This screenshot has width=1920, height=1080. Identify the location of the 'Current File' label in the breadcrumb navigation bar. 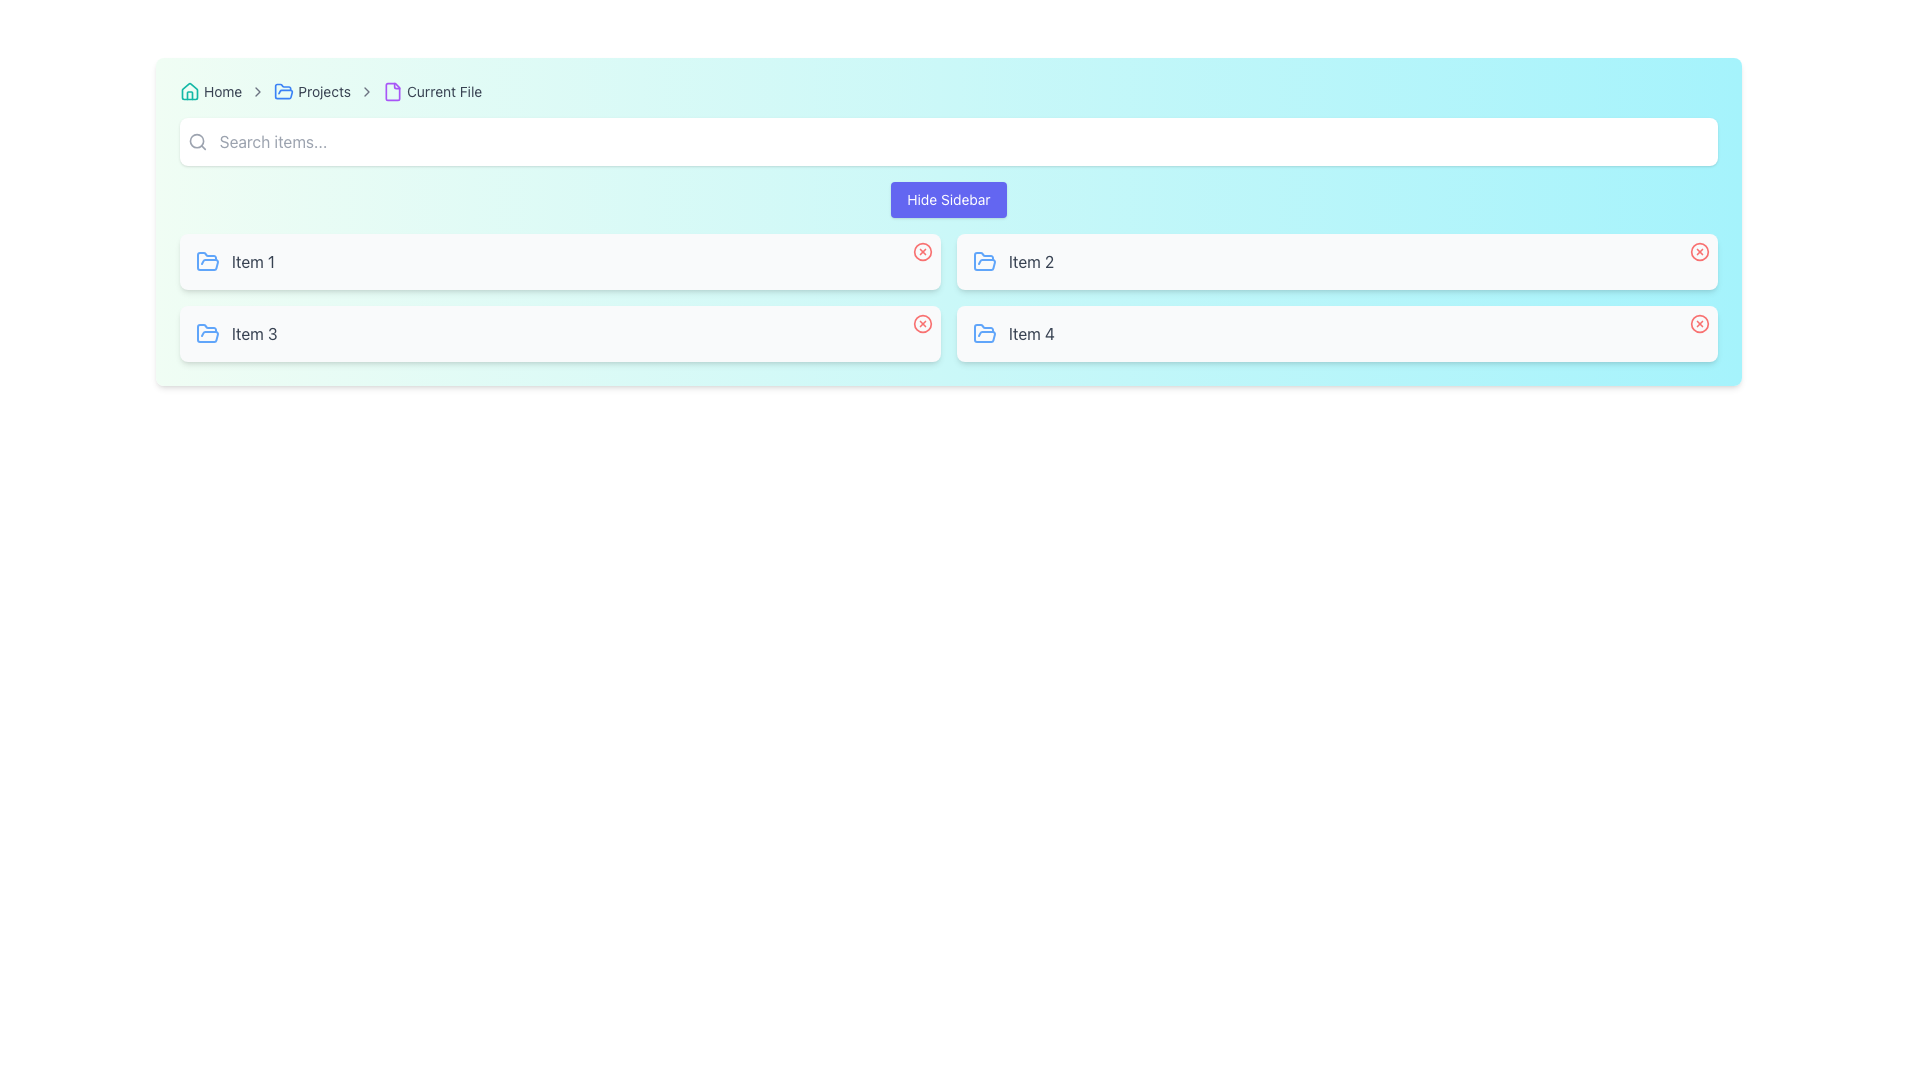
(431, 92).